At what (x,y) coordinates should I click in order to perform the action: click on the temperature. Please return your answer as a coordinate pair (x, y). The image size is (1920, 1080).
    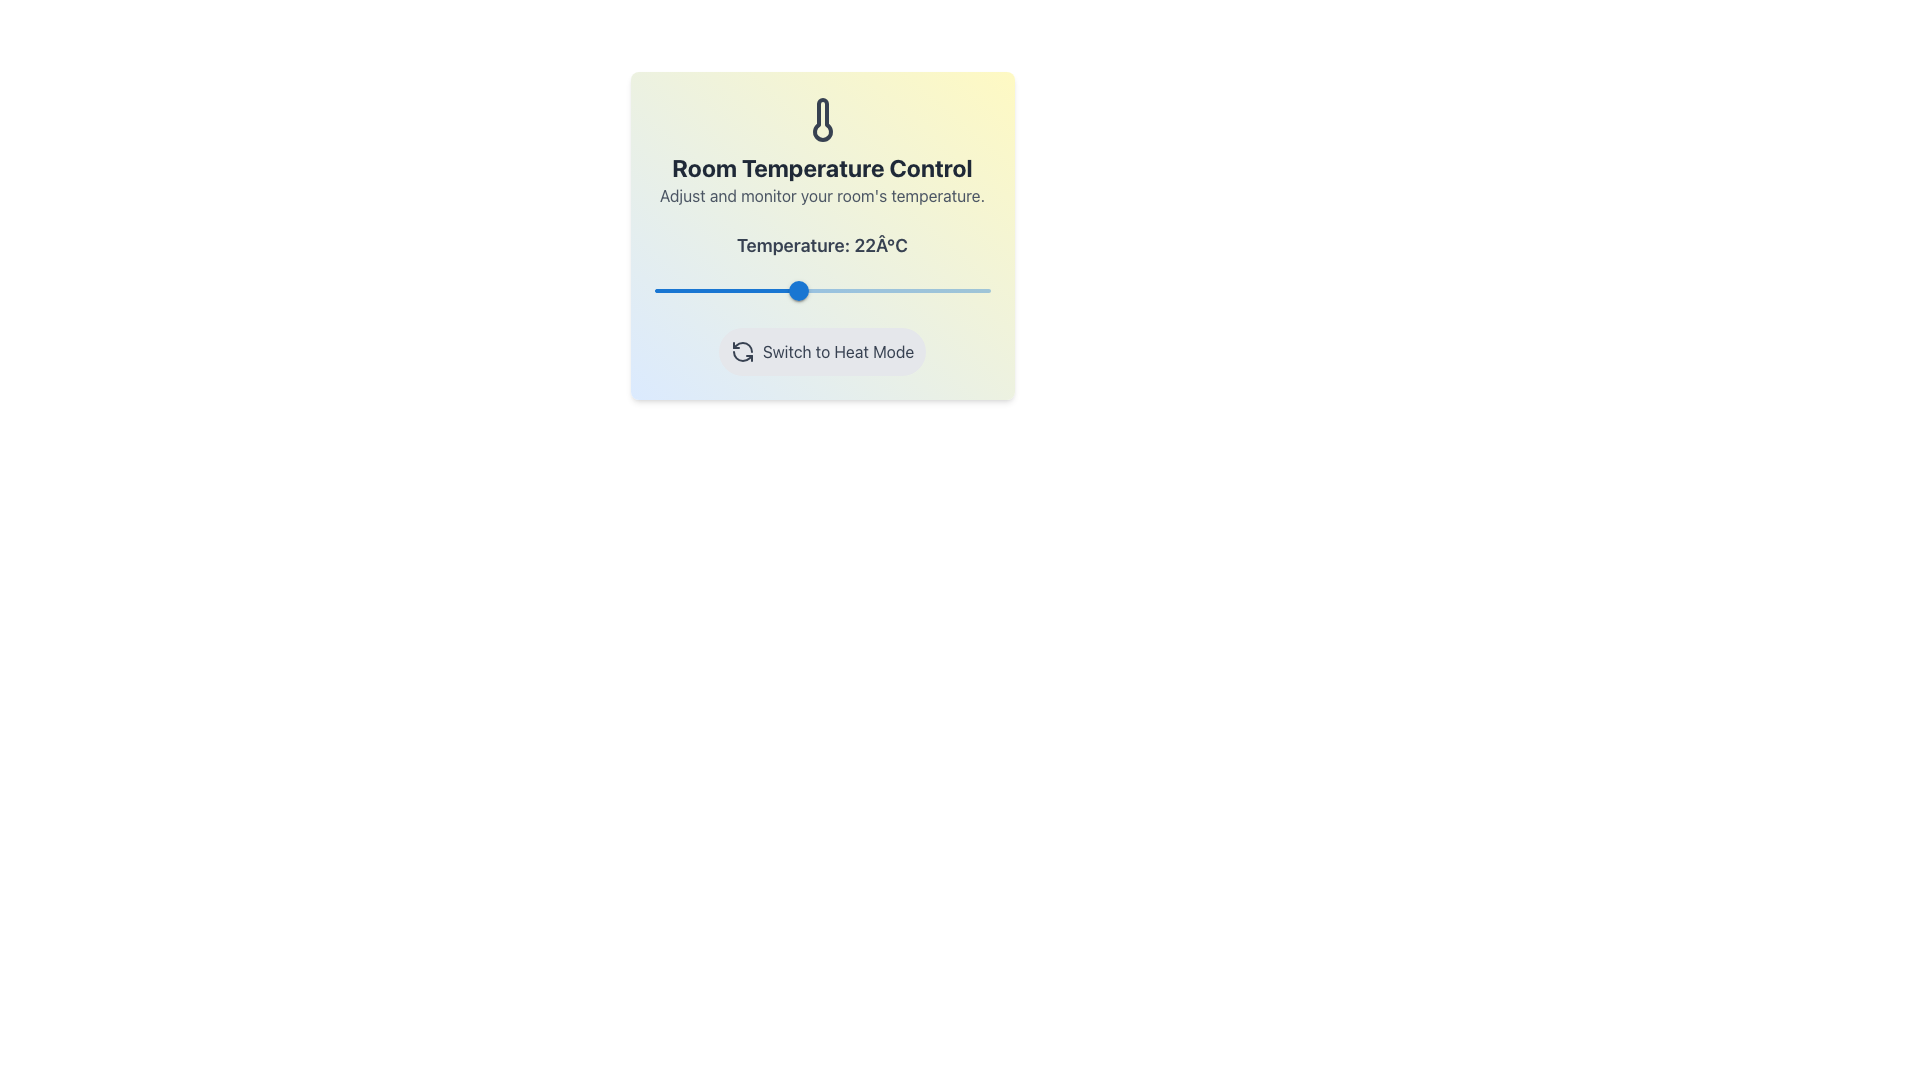
    Looking at the image, I should click on (872, 290).